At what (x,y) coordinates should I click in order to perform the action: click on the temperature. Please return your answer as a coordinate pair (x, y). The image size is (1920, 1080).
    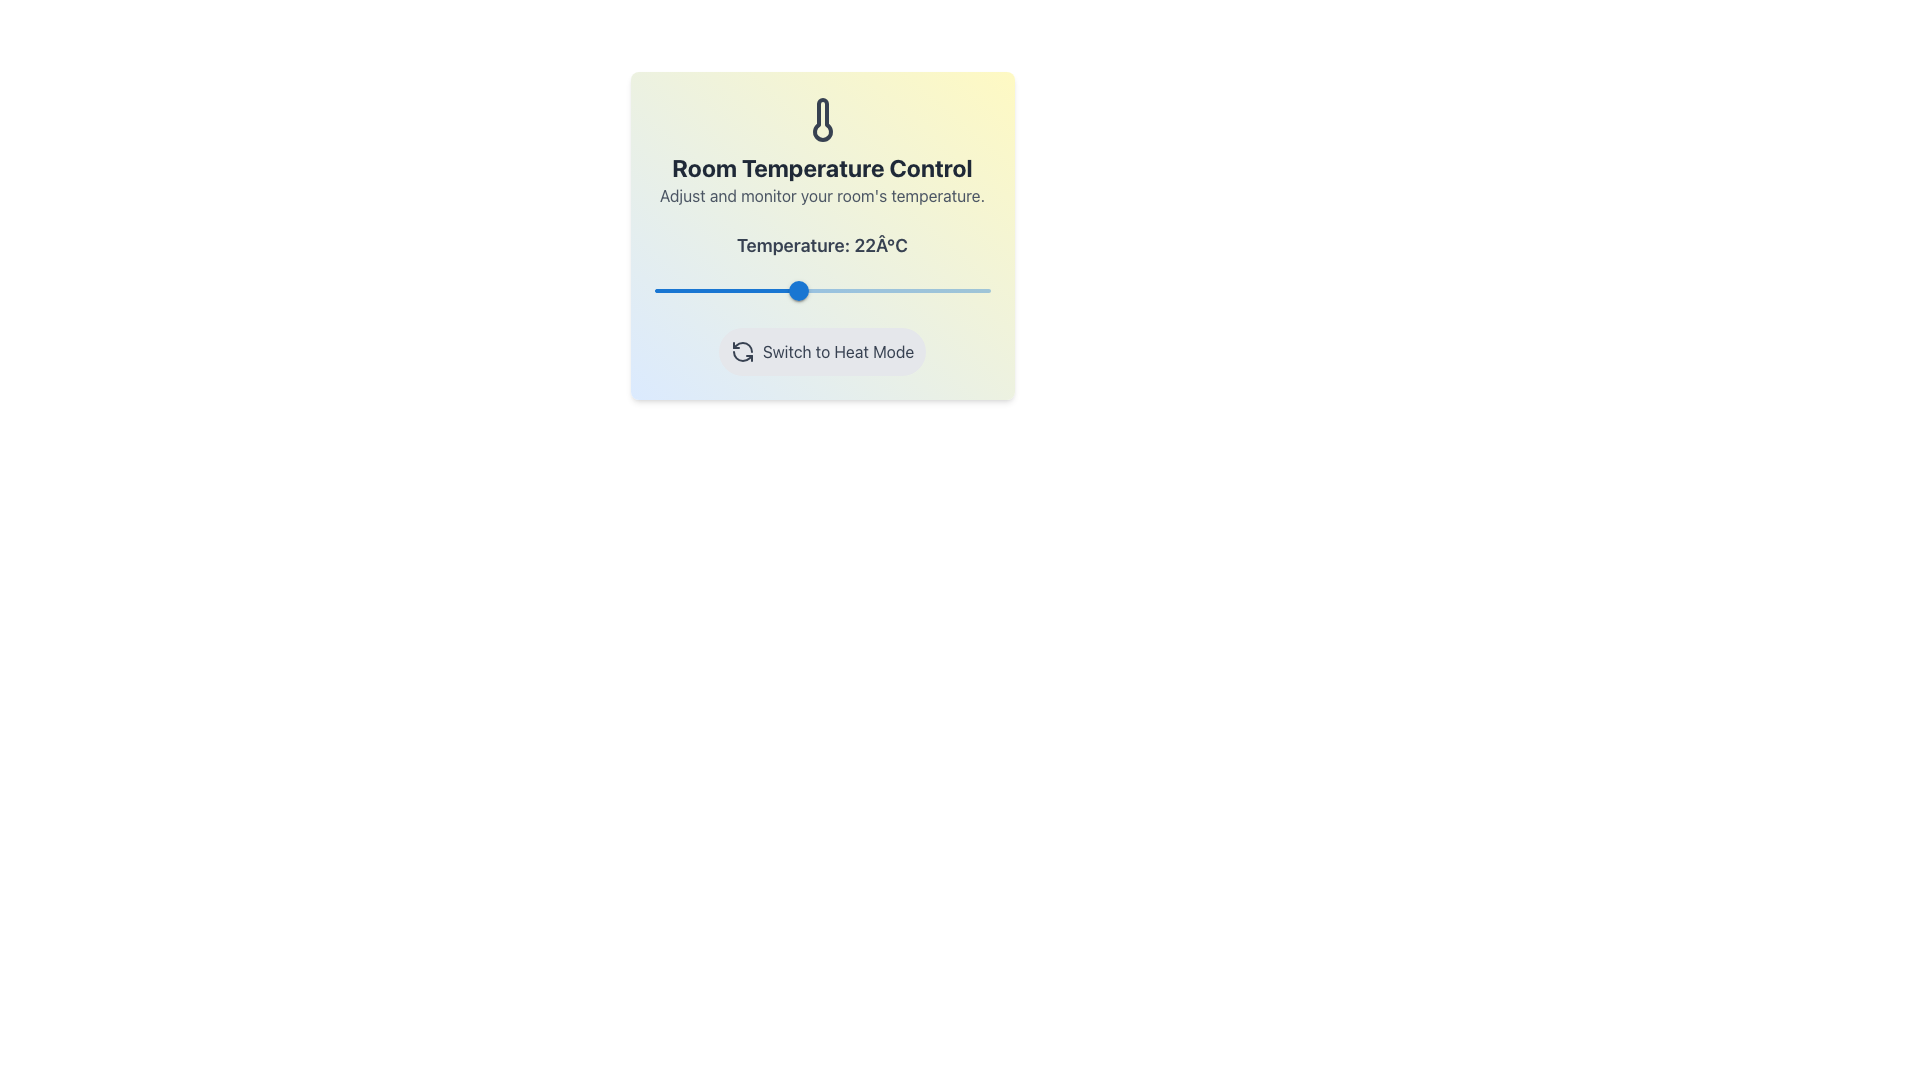
    Looking at the image, I should click on (872, 290).